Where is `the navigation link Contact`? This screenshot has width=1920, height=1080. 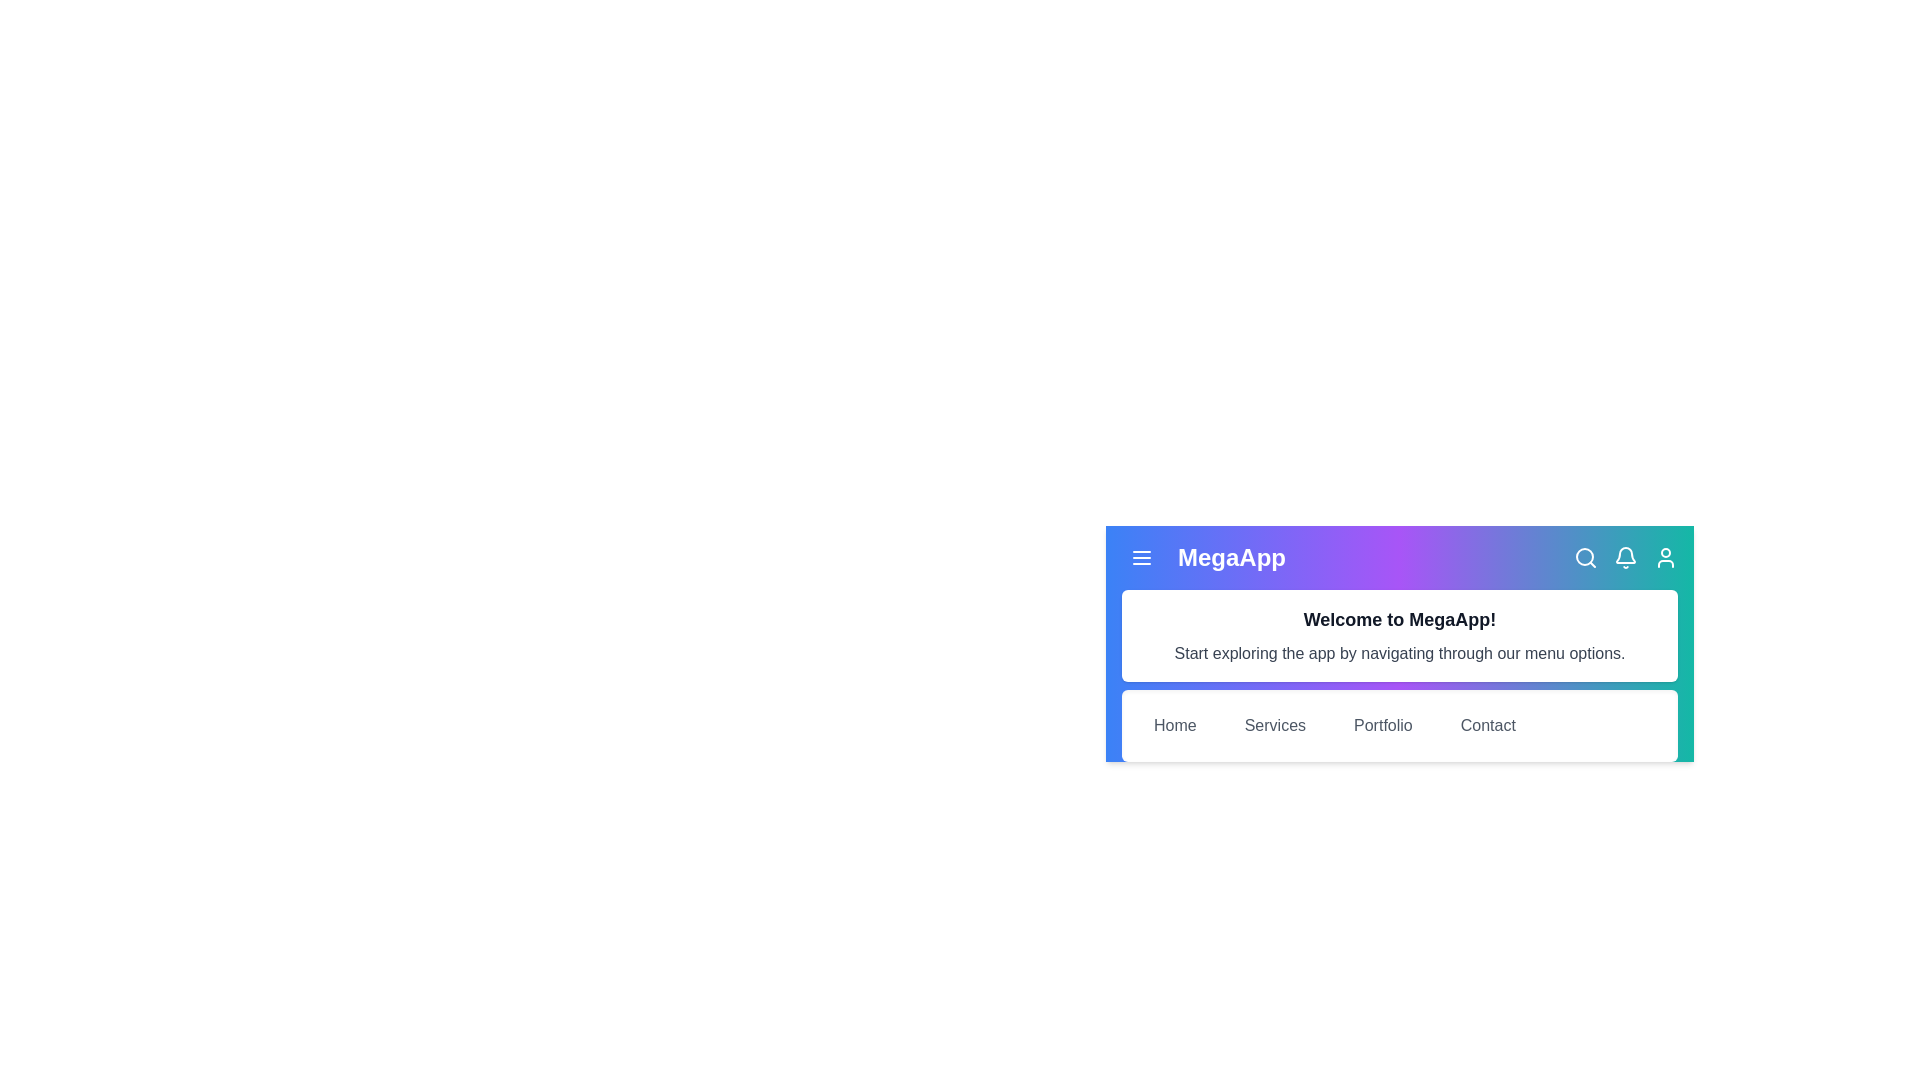 the navigation link Contact is located at coordinates (1488, 725).